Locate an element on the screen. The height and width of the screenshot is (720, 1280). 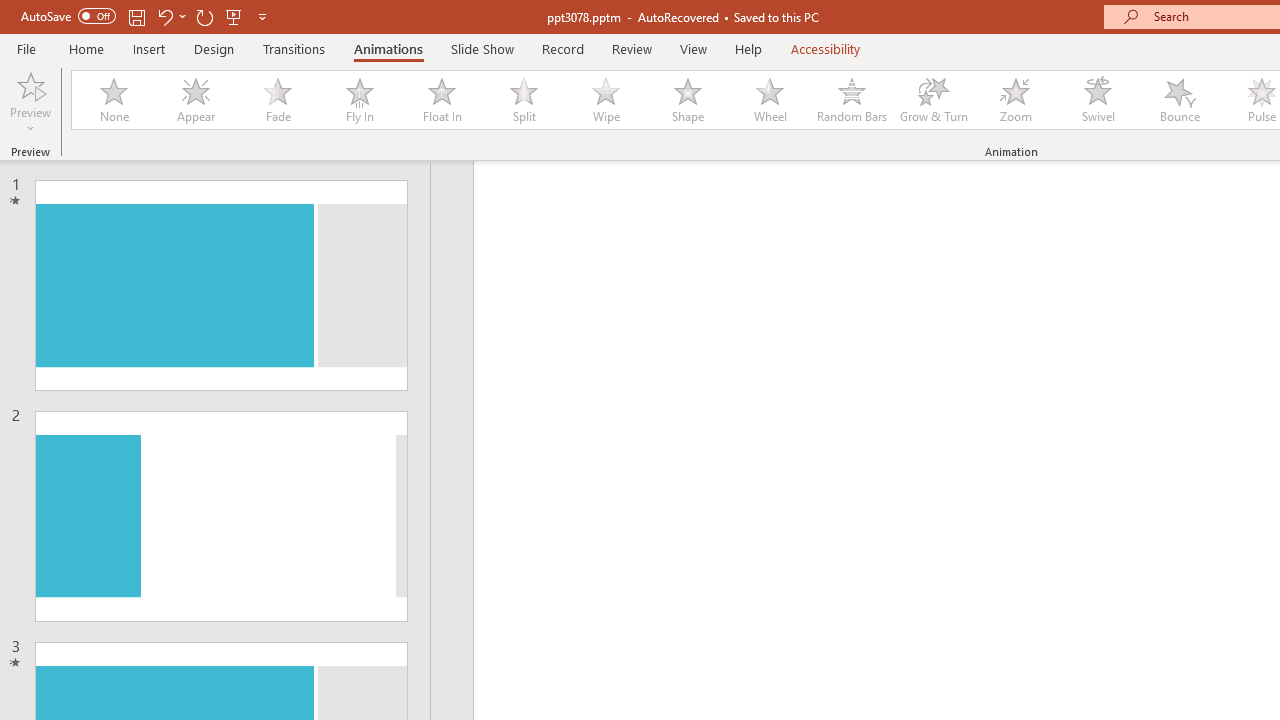
'Swivel' is located at coordinates (1097, 100).